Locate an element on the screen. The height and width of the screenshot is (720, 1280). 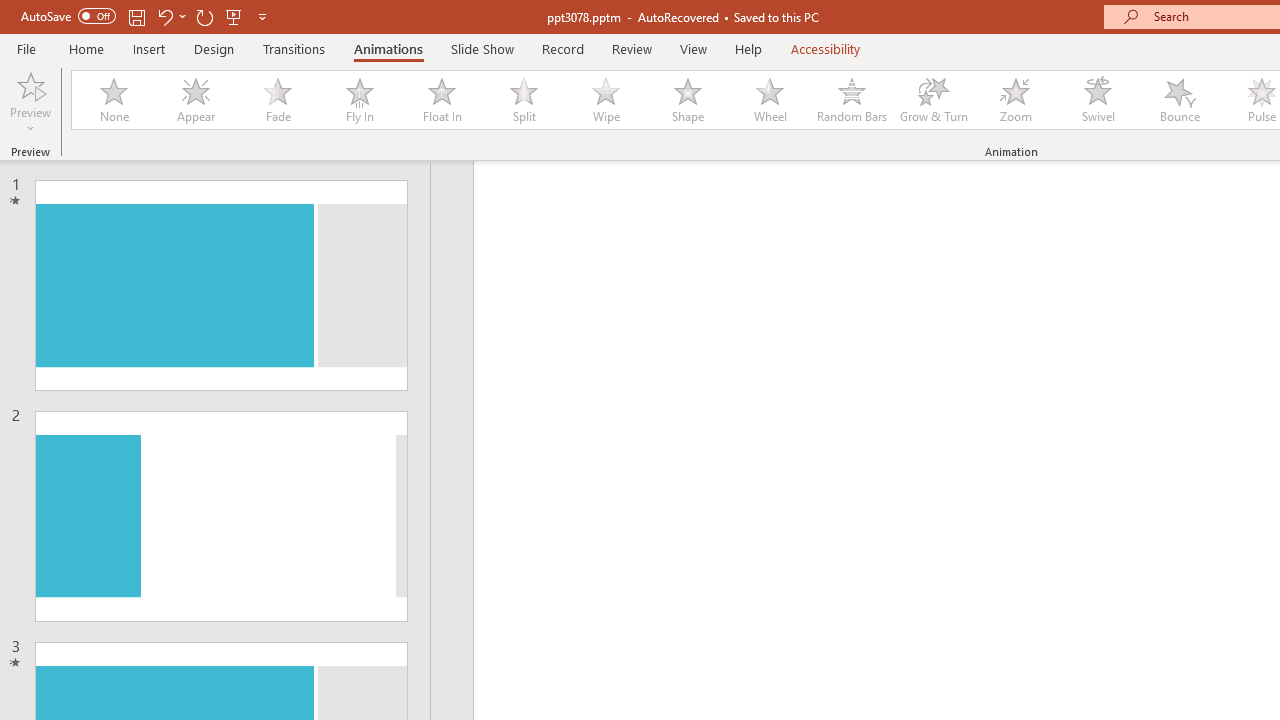
'Swivel' is located at coordinates (1097, 100).